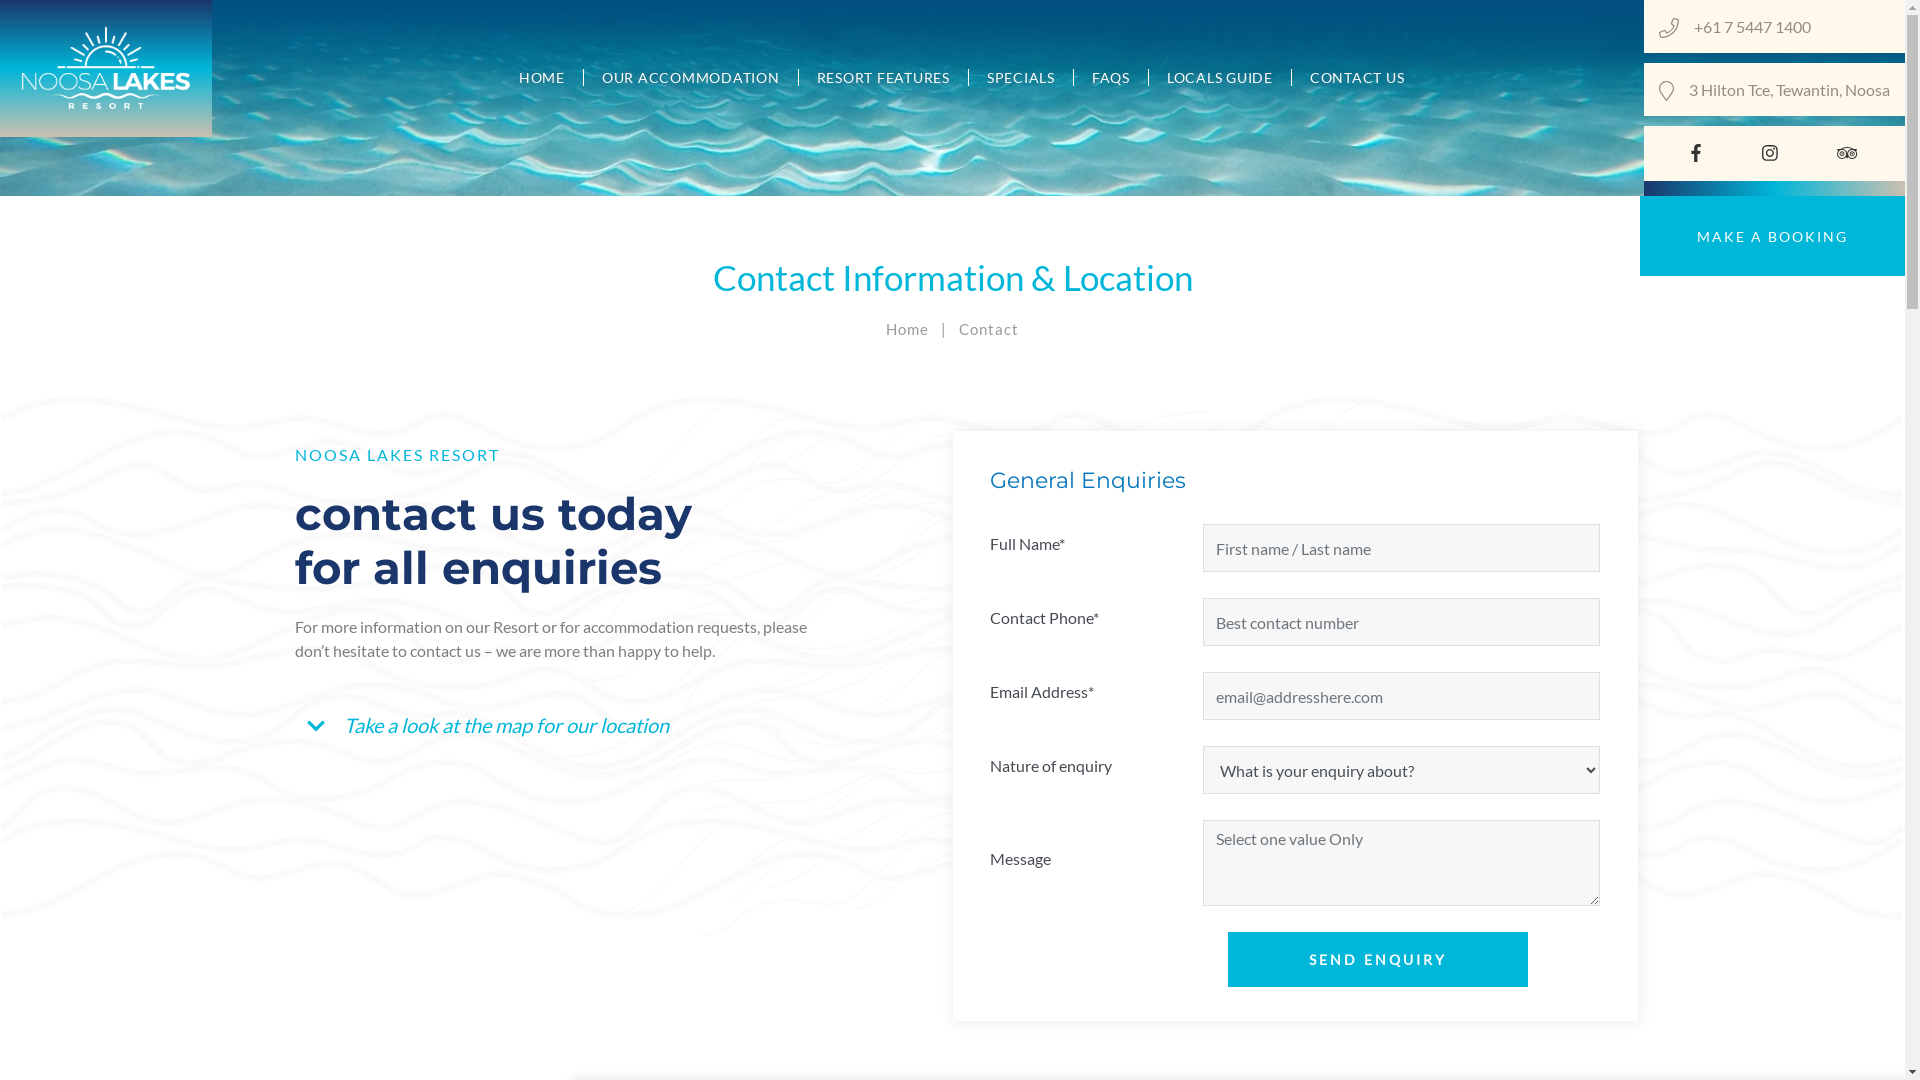 Image resolution: width=1920 pixels, height=1080 pixels. Describe the element at coordinates (1772, 235) in the screenshot. I see `'MAKE A BOOKING'` at that location.